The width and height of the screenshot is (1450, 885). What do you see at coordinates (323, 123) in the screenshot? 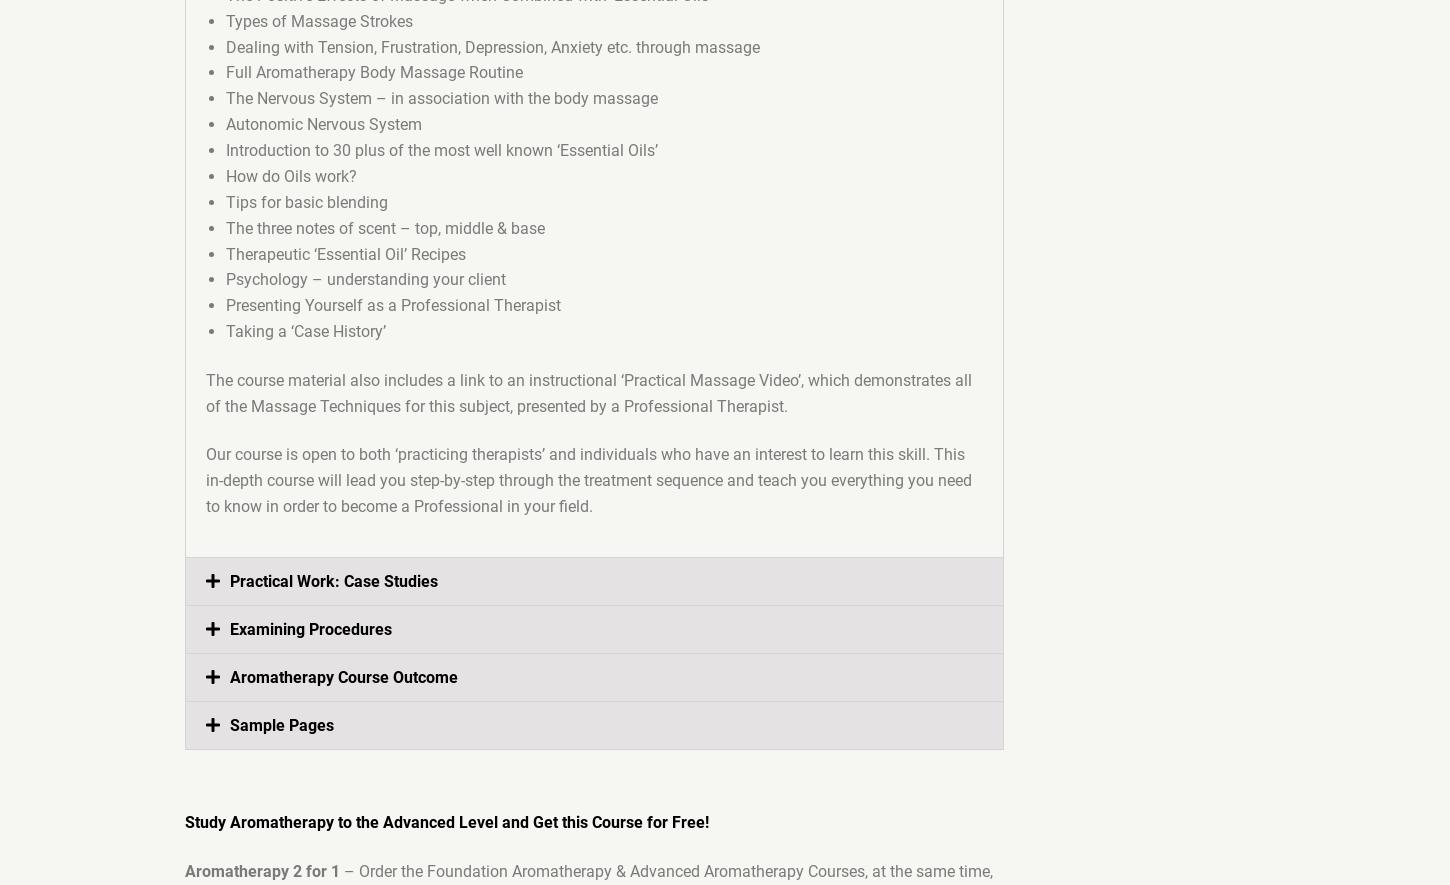
I see `'Autonomic Nervous System'` at bounding box center [323, 123].